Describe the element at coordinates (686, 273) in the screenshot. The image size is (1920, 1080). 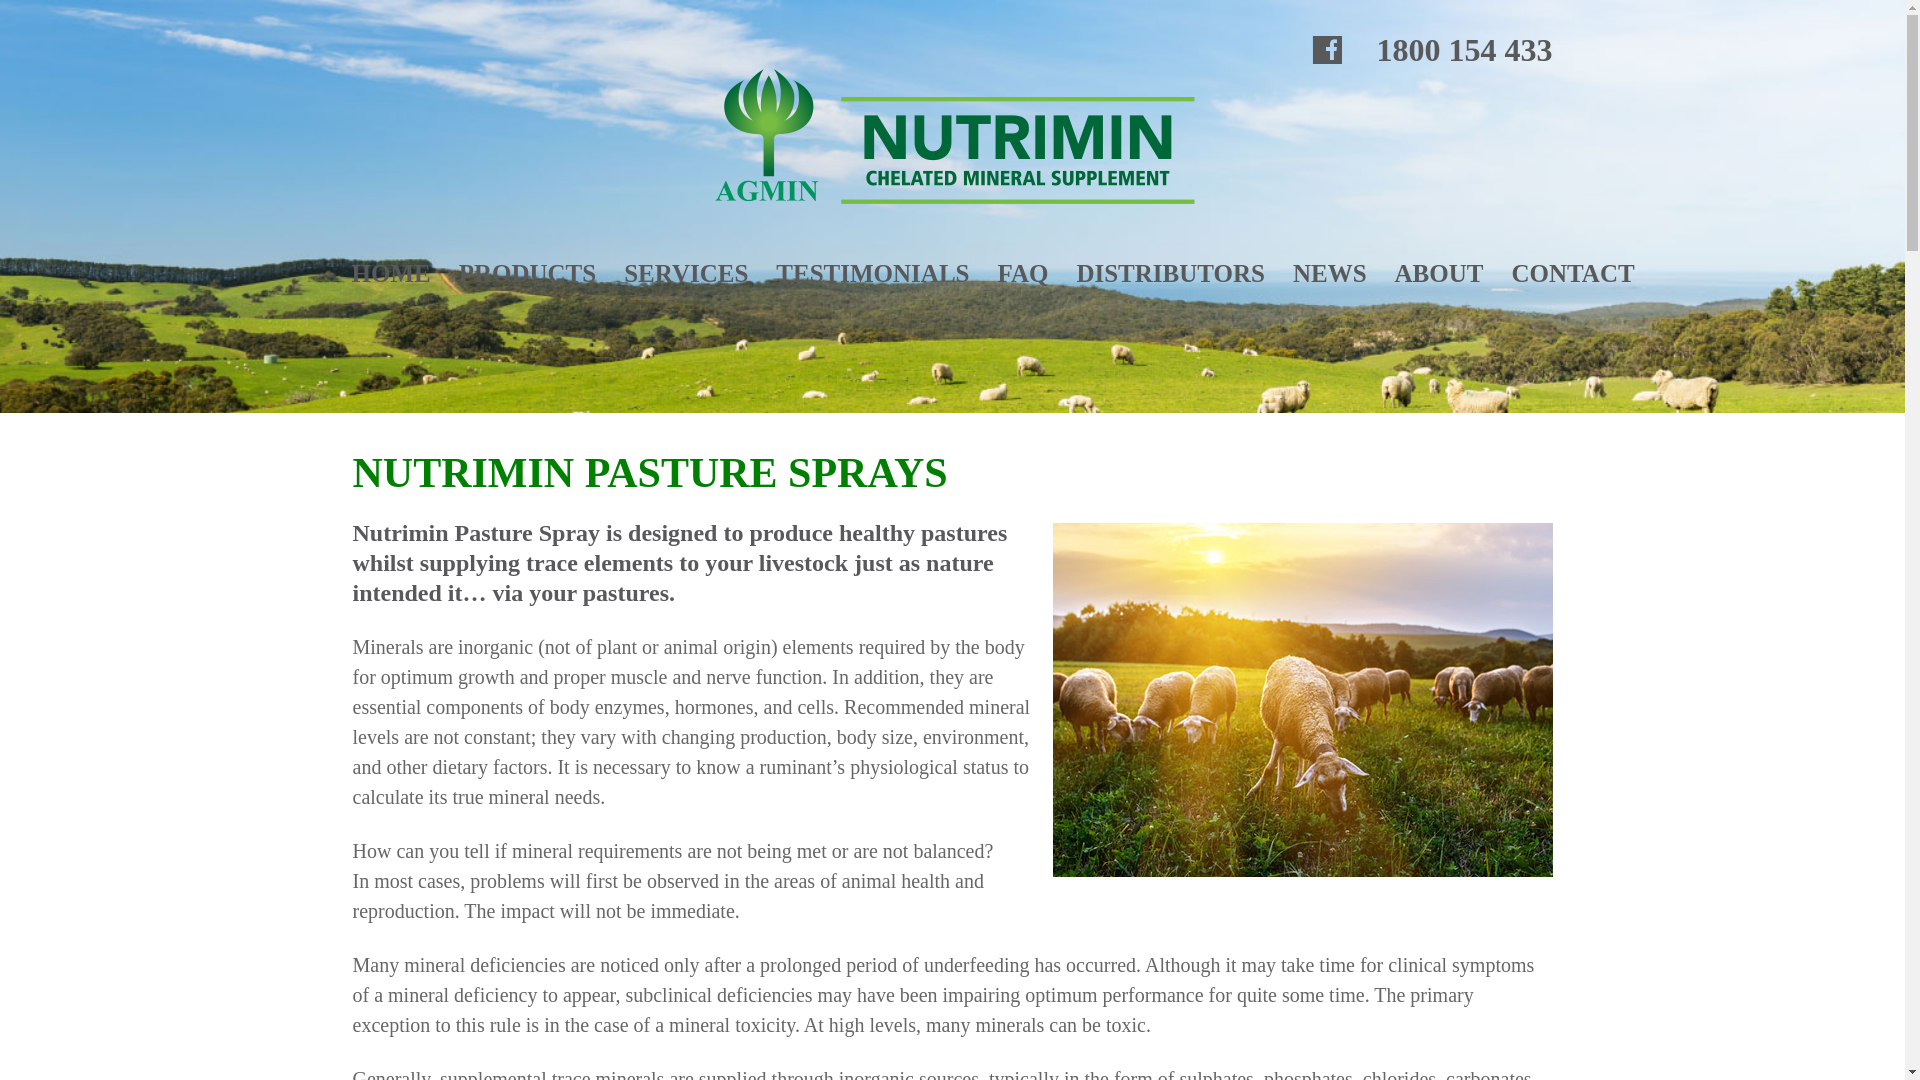
I see `'SERVICES'` at that location.